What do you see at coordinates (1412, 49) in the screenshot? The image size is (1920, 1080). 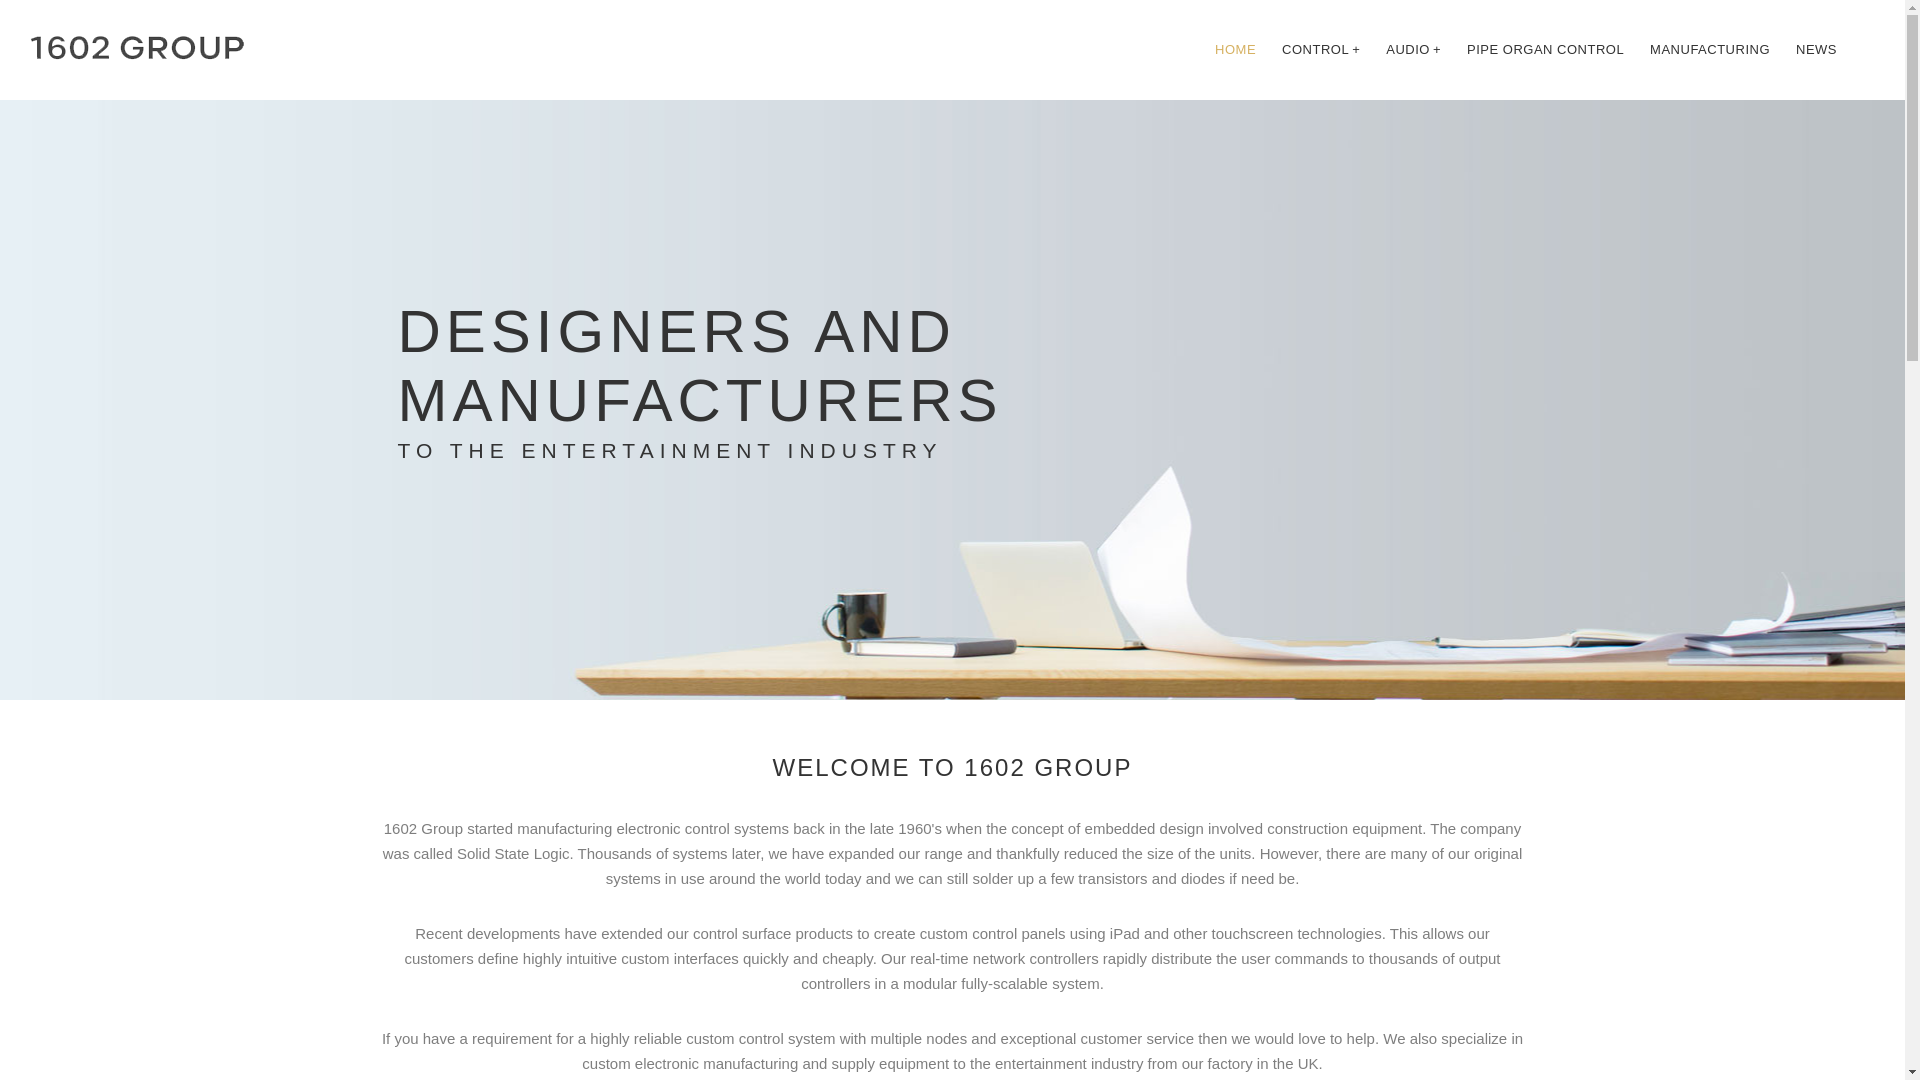 I see `'AUDIO+'` at bounding box center [1412, 49].